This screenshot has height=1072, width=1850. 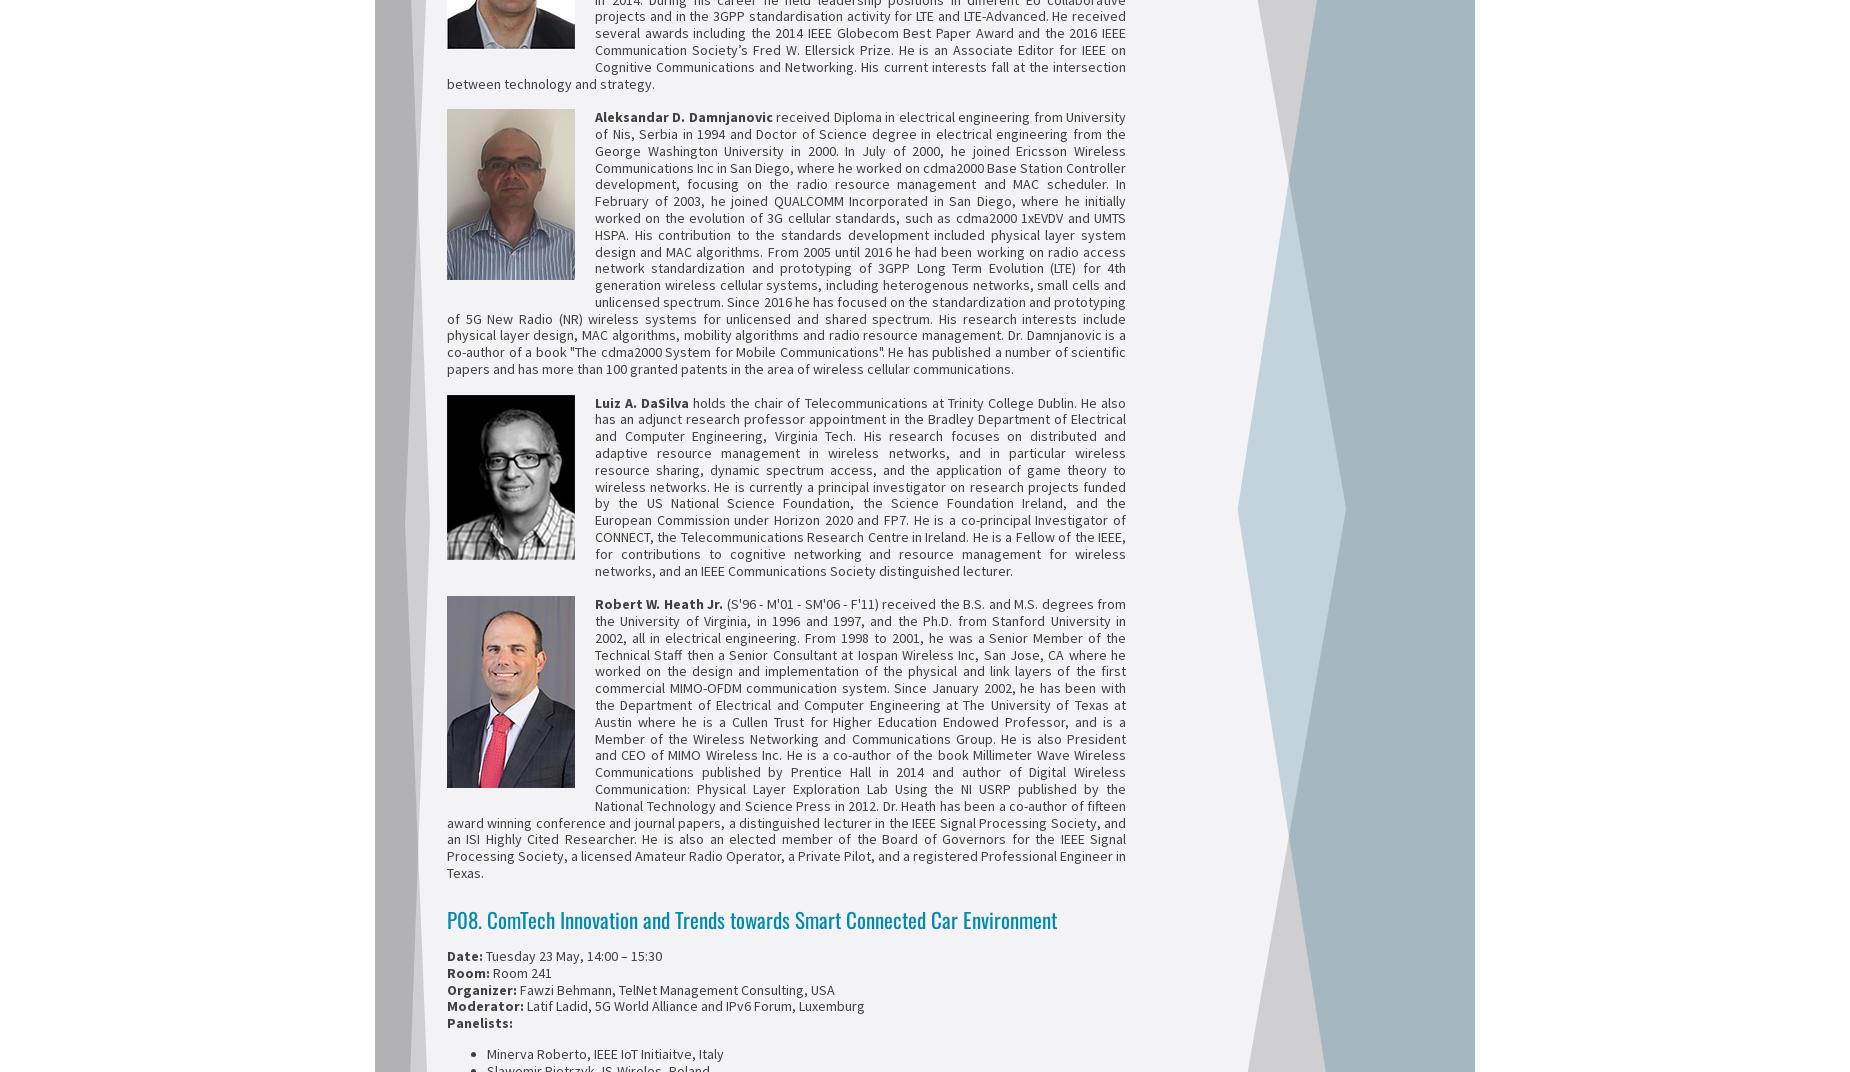 I want to click on 'Room:', so click(x=470, y=970).